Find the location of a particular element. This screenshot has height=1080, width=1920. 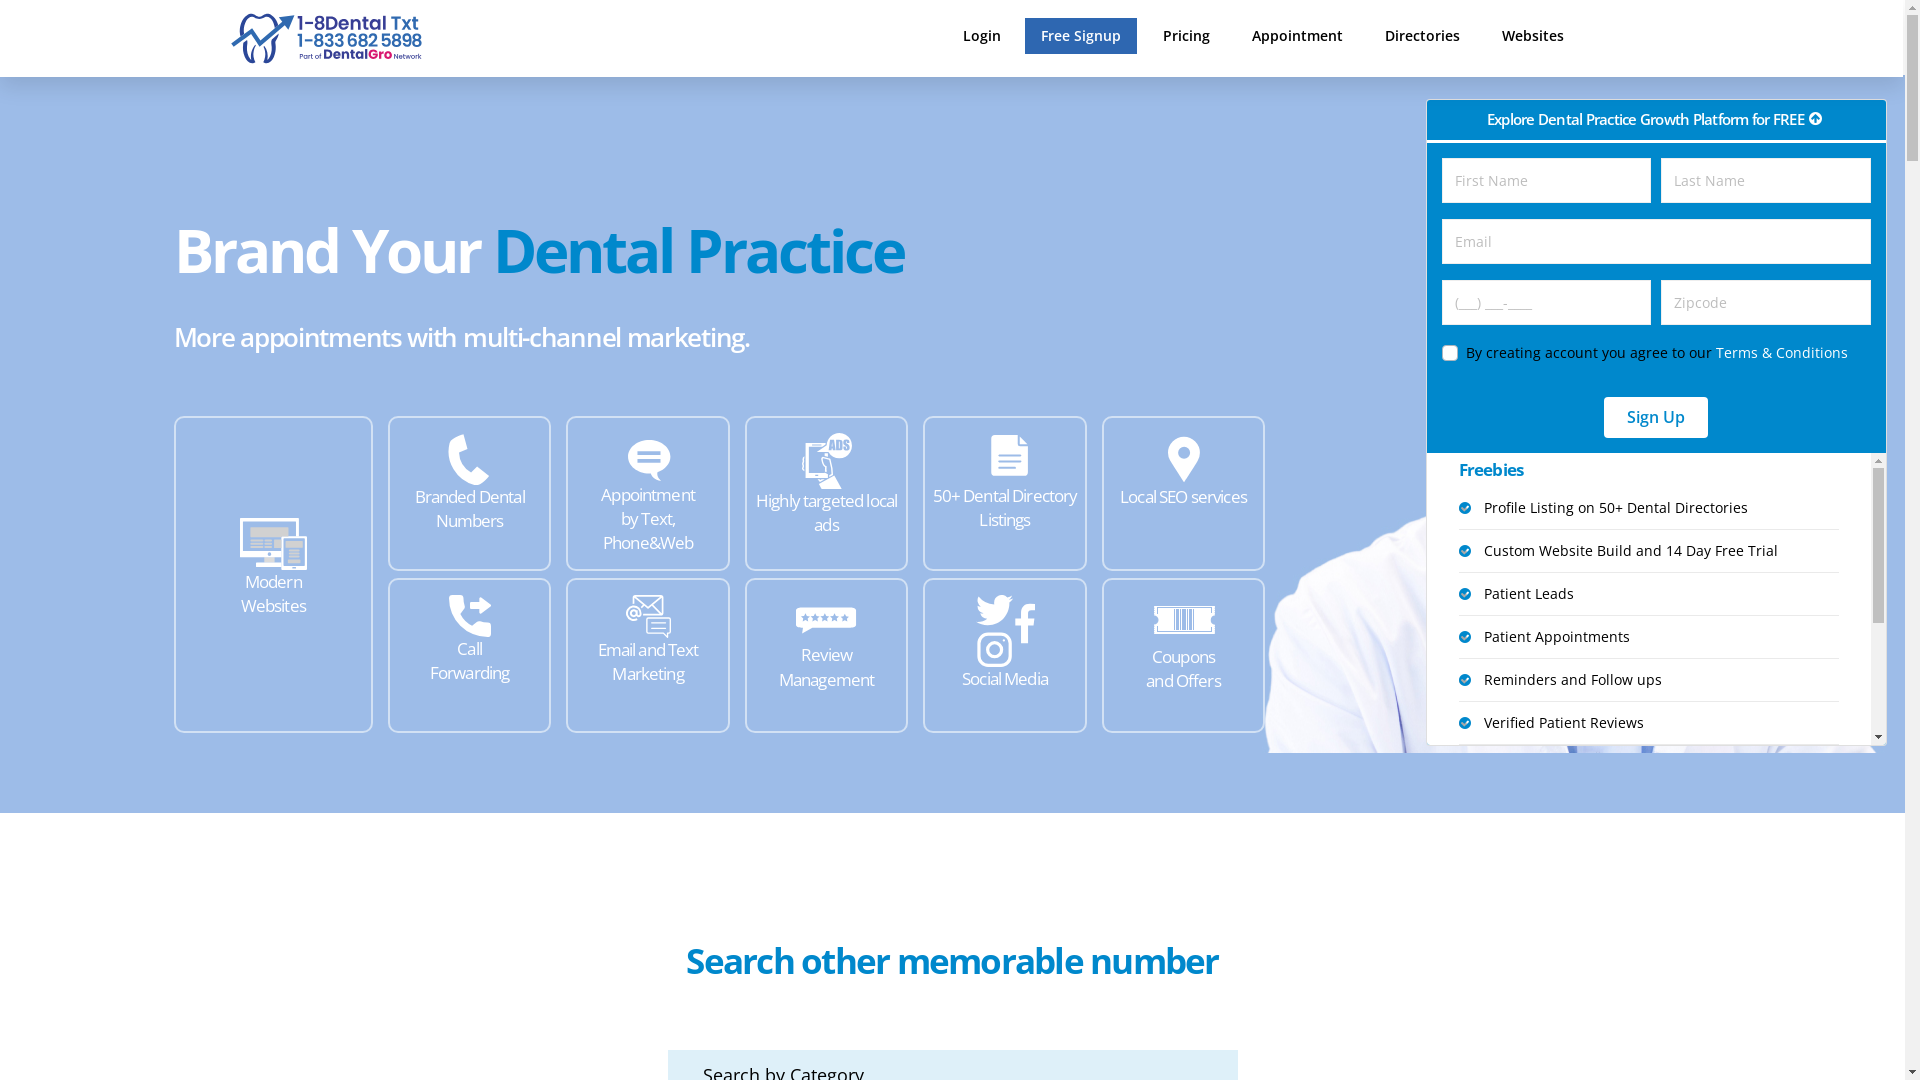

'Review Management' is located at coordinates (826, 655).